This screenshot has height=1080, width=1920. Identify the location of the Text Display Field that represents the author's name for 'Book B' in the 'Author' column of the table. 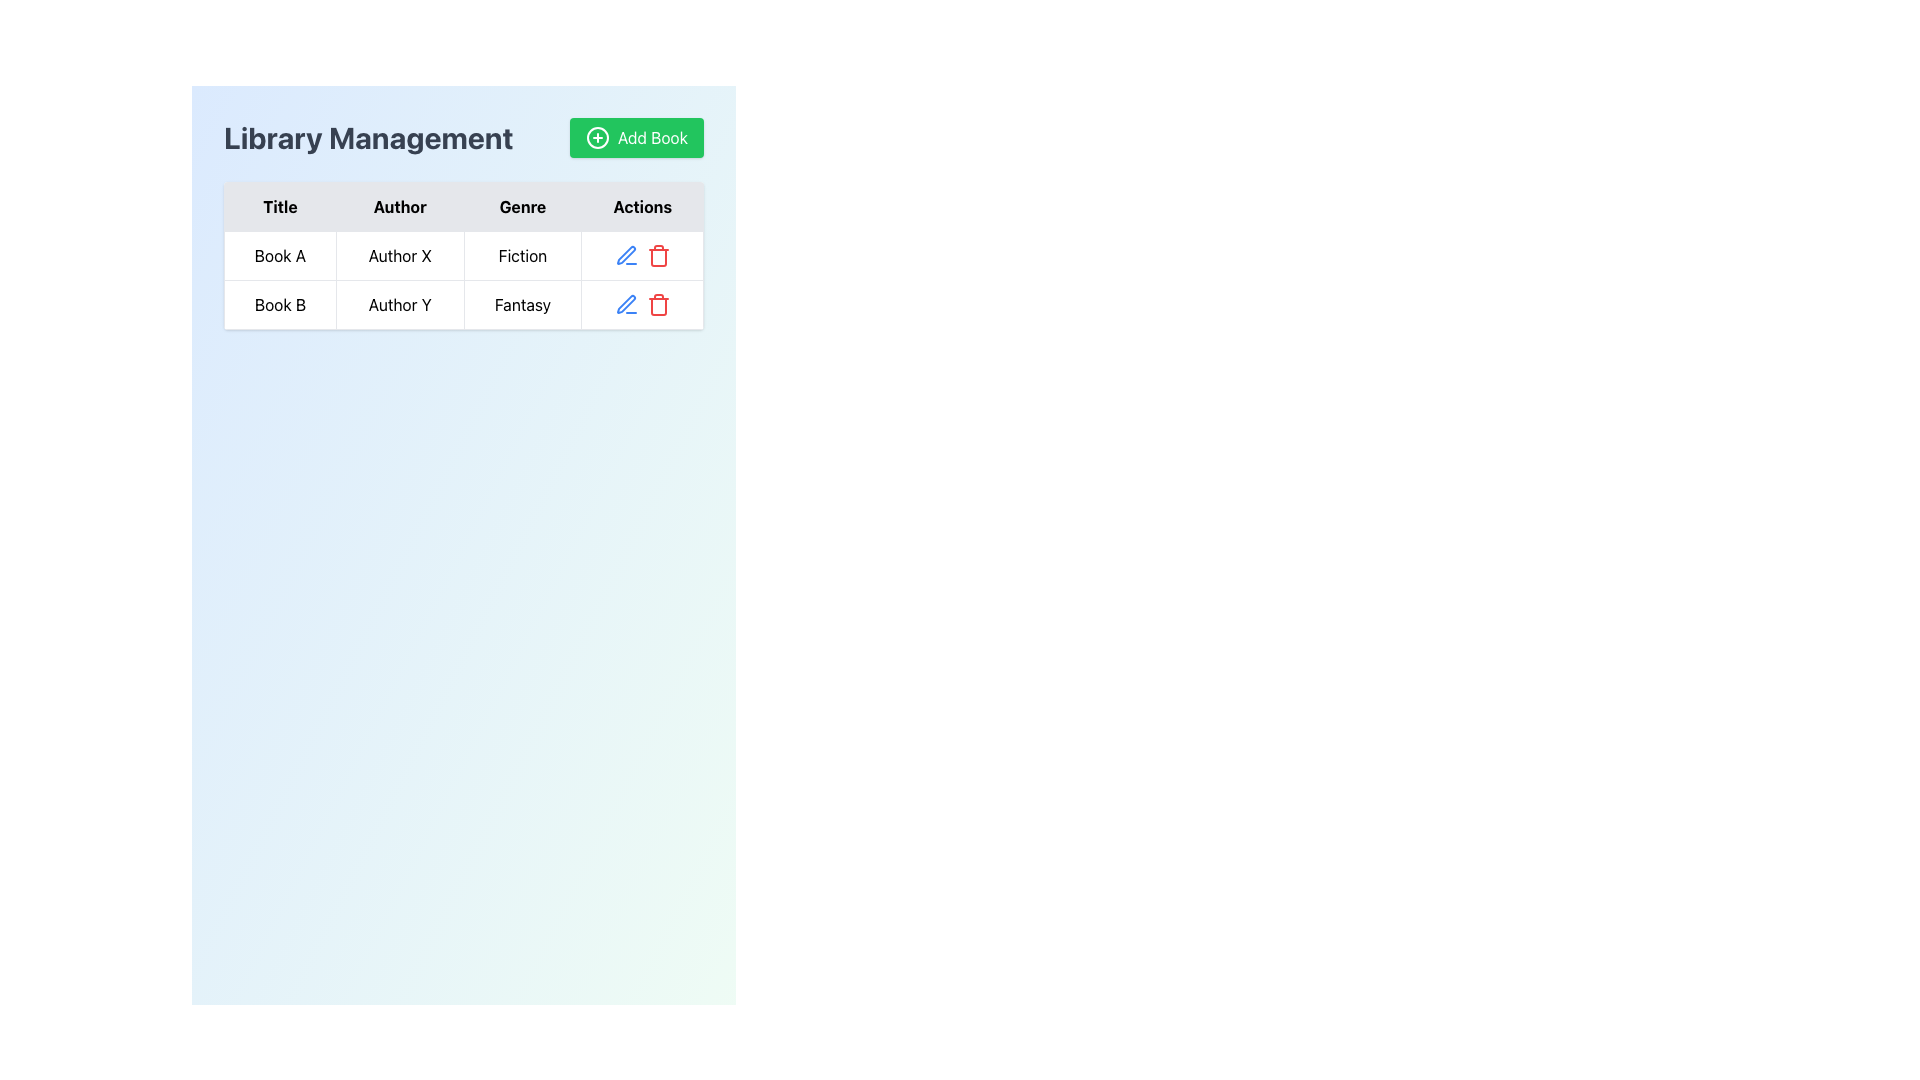
(400, 304).